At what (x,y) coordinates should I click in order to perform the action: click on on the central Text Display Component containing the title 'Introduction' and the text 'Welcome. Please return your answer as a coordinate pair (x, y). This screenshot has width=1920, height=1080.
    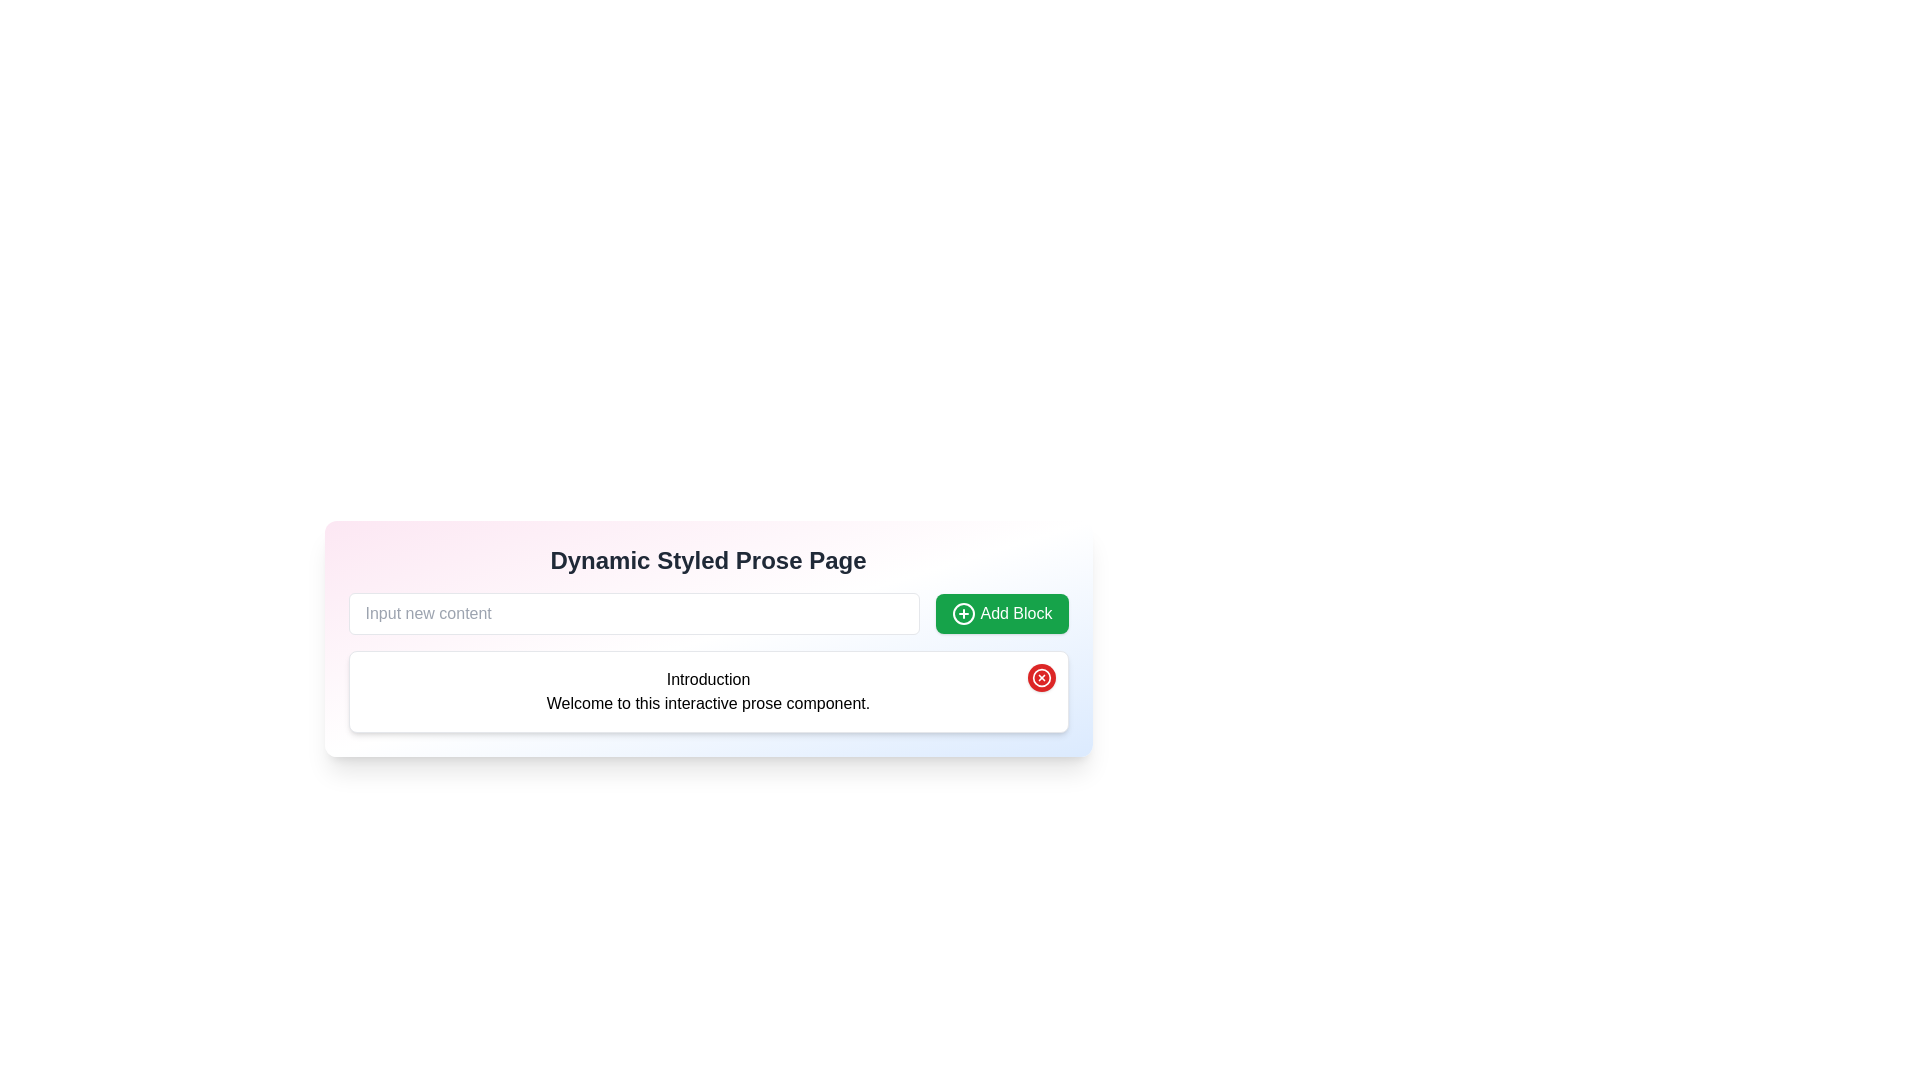
    Looking at the image, I should click on (708, 690).